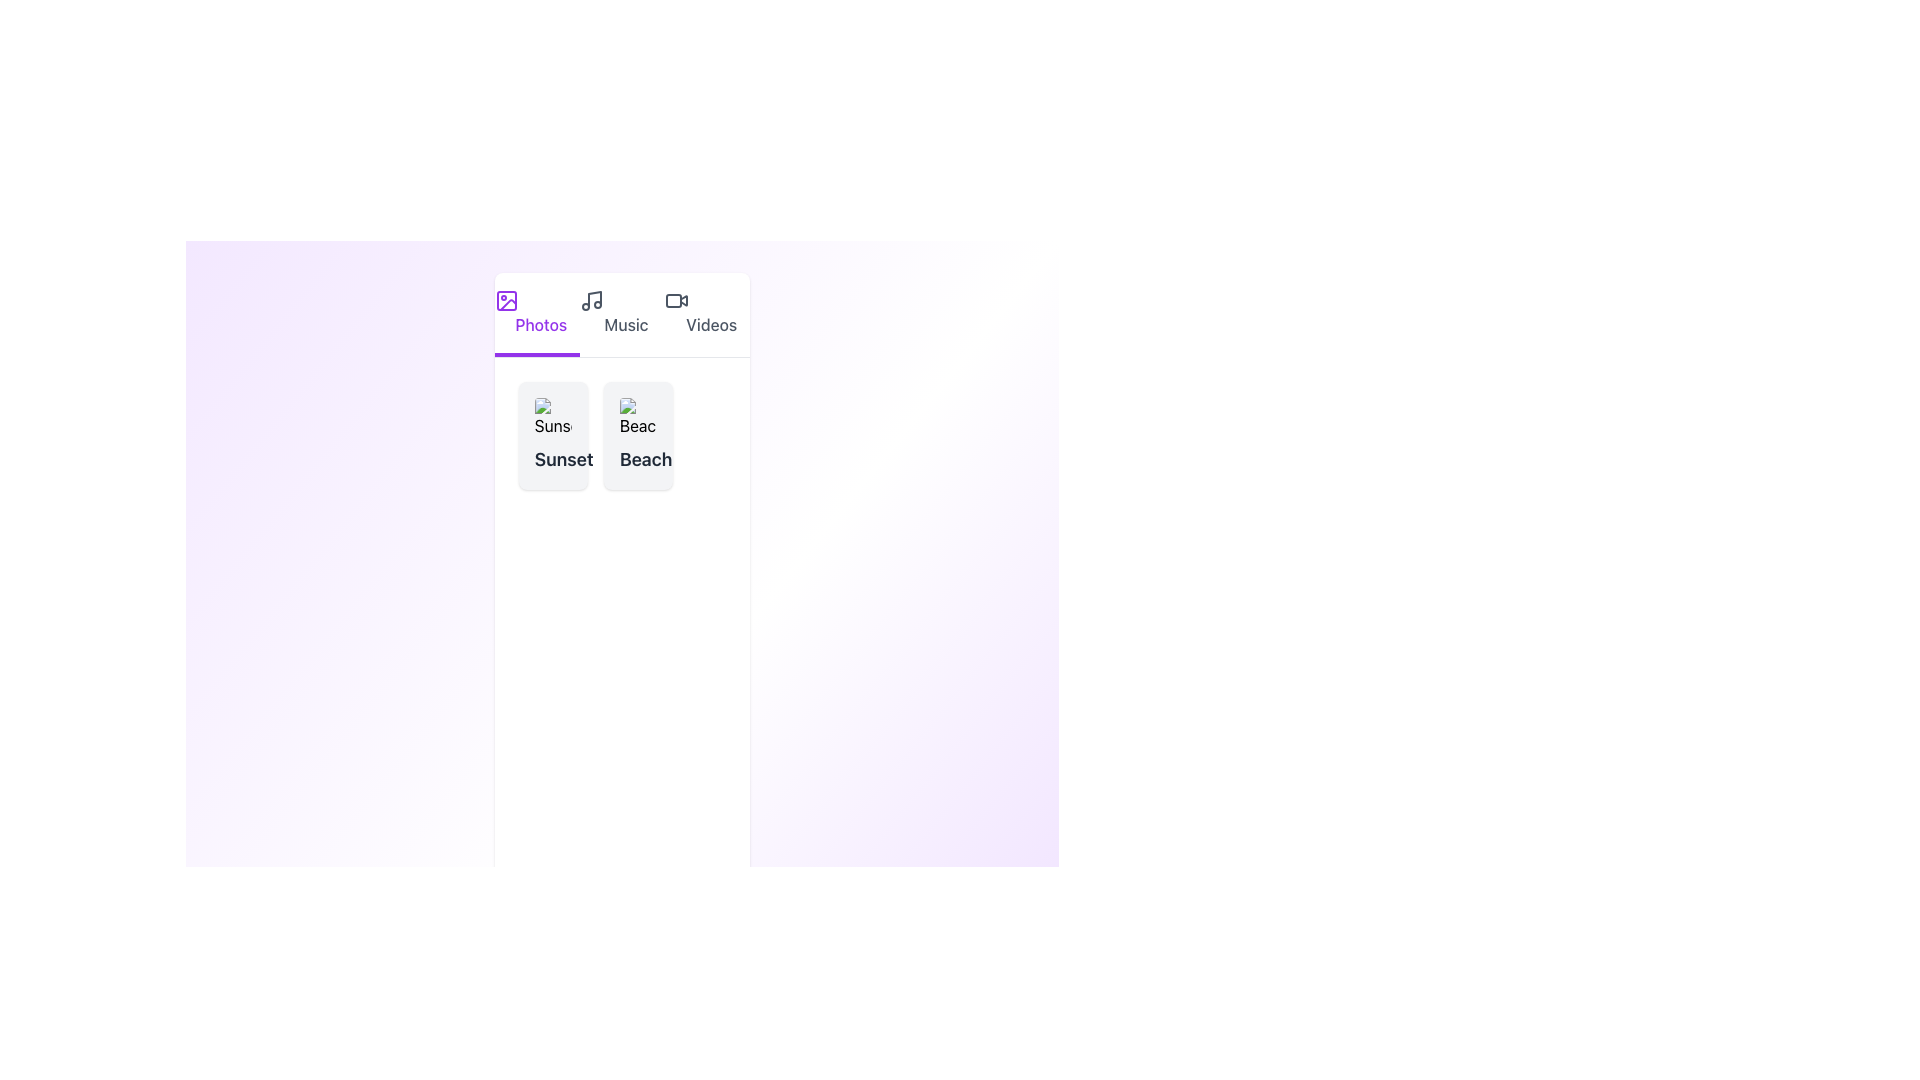 The height and width of the screenshot is (1080, 1920). What do you see at coordinates (553, 434) in the screenshot?
I see `on the first card in the grid layout under the 'Photos' tab, which features a light gray background, rounded borders, and the text 'Sunset' in bold` at bounding box center [553, 434].